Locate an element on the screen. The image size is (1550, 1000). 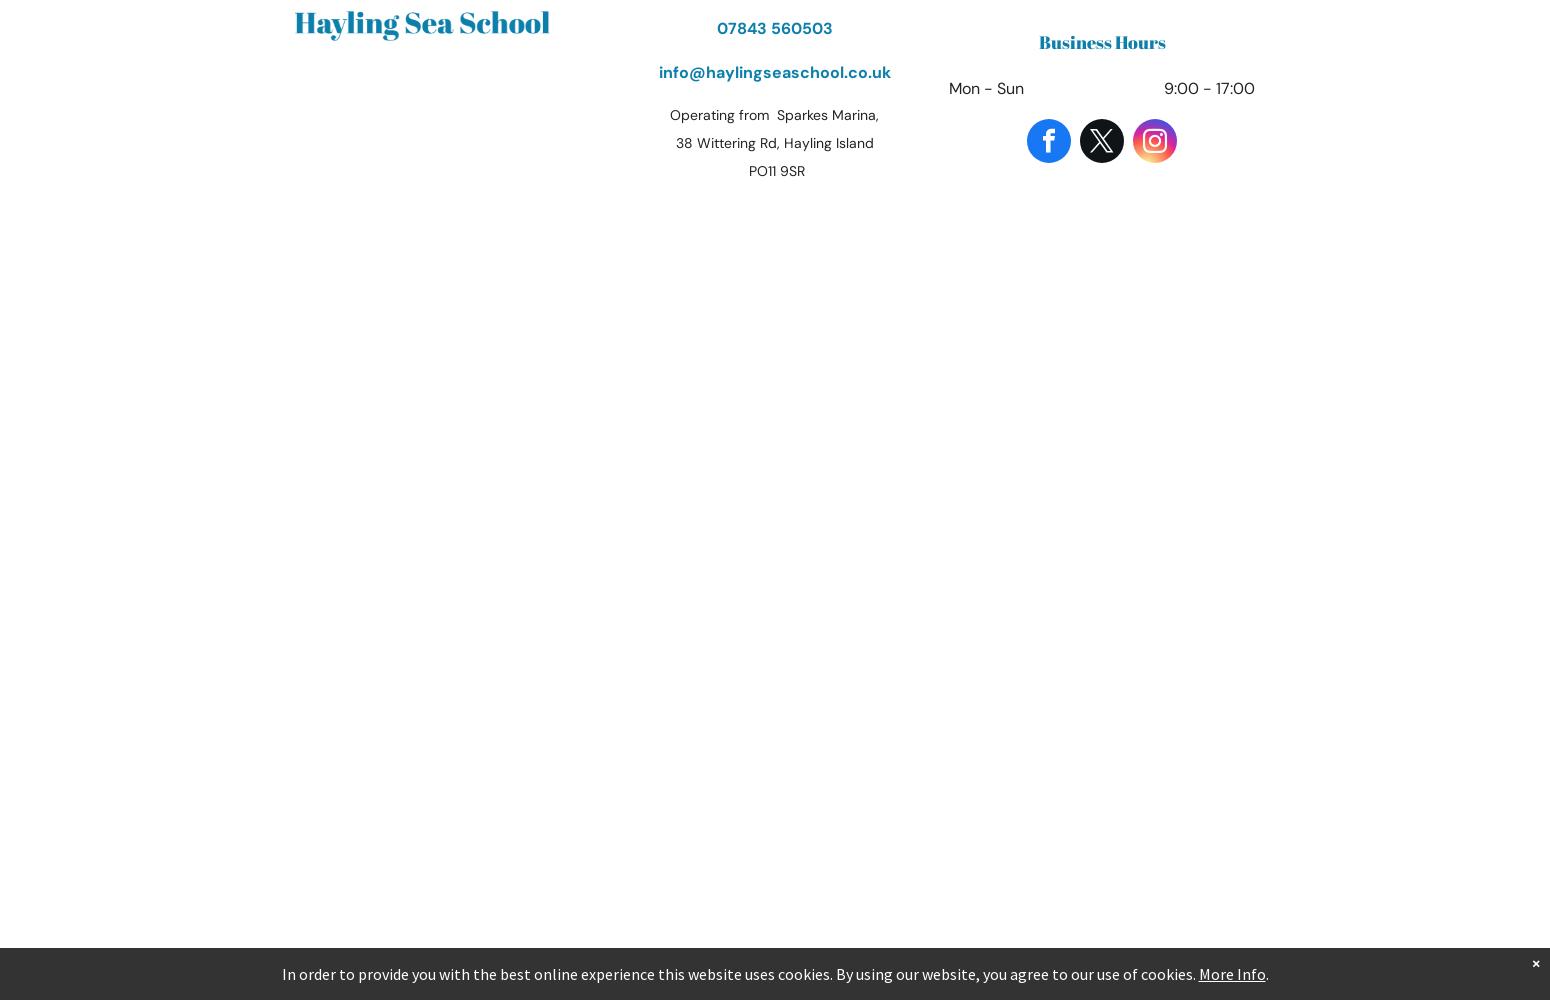
'07843 560503' is located at coordinates (774, 28).